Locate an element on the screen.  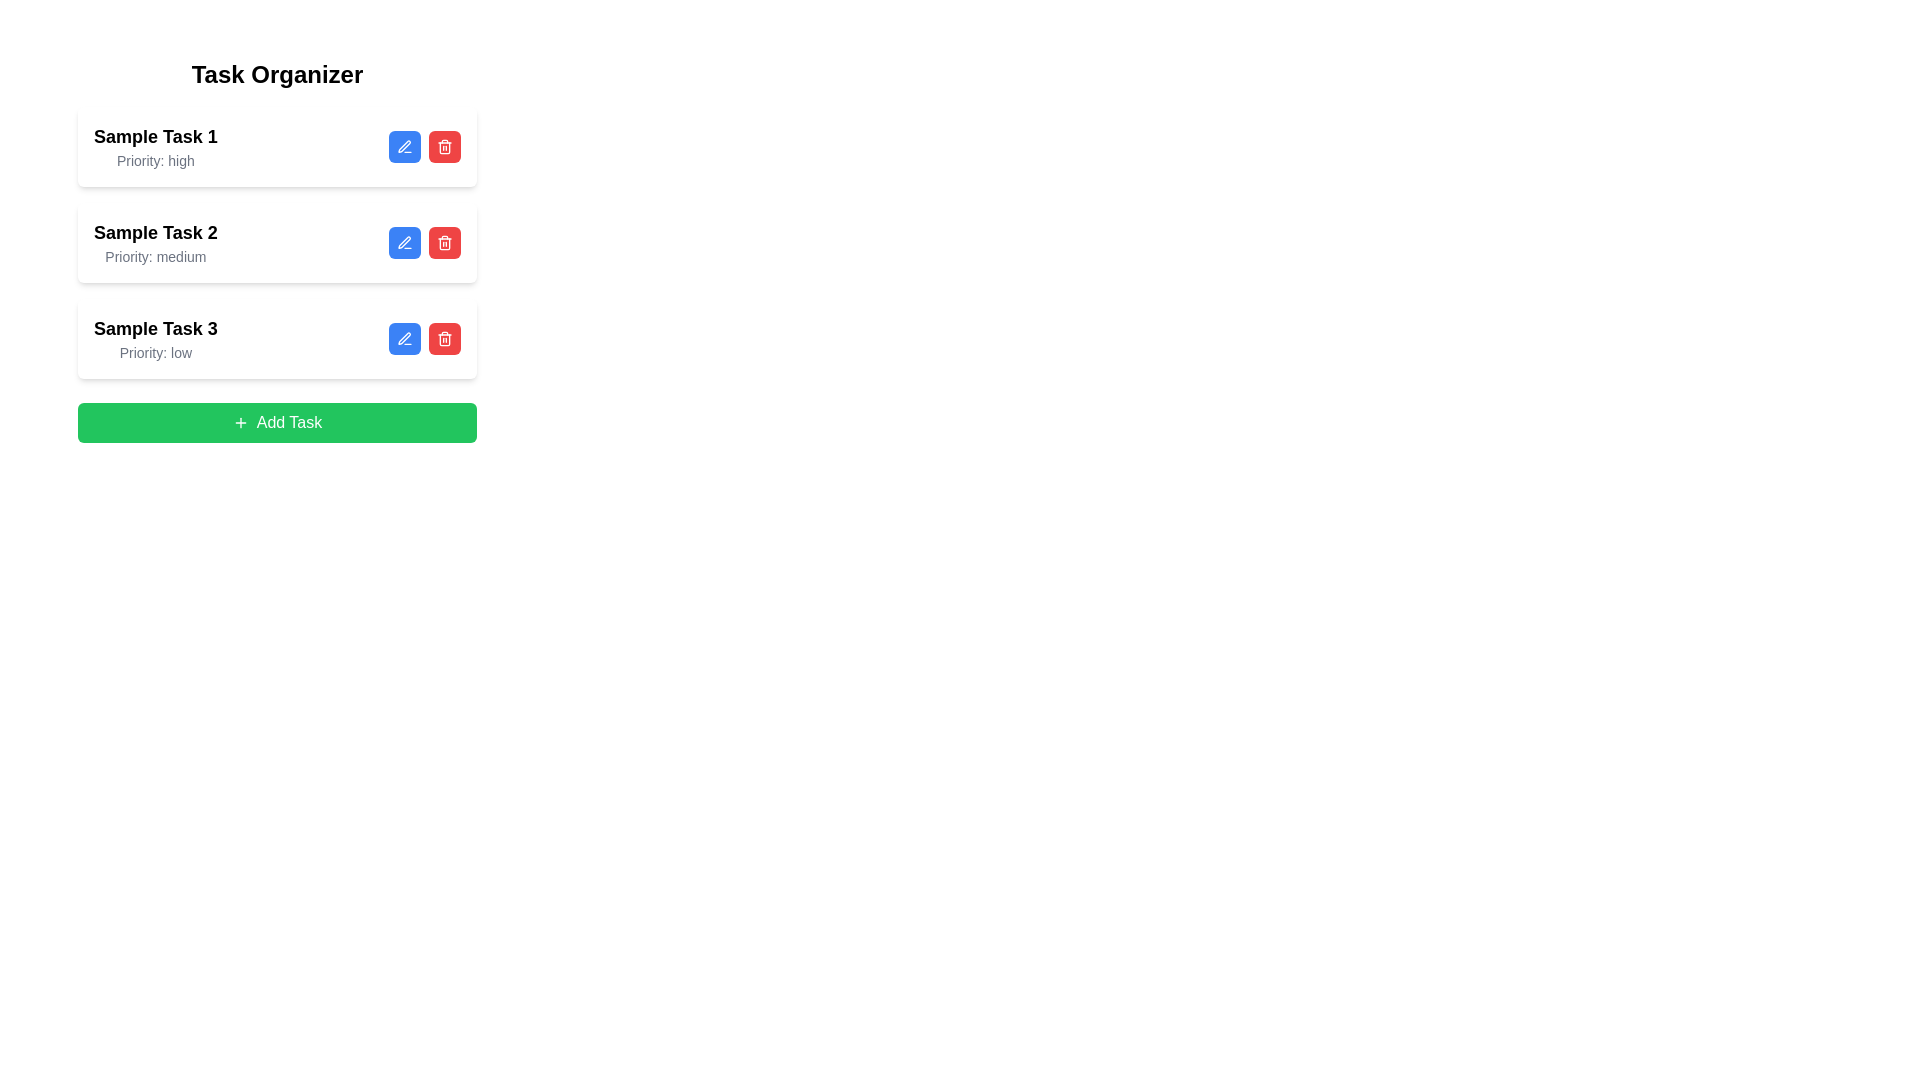
the compound textual component that serves as the title and description of 'Sample Task 1', which is located at the top of the vertically stacked list in the Task Organizer interface is located at coordinates (154, 145).